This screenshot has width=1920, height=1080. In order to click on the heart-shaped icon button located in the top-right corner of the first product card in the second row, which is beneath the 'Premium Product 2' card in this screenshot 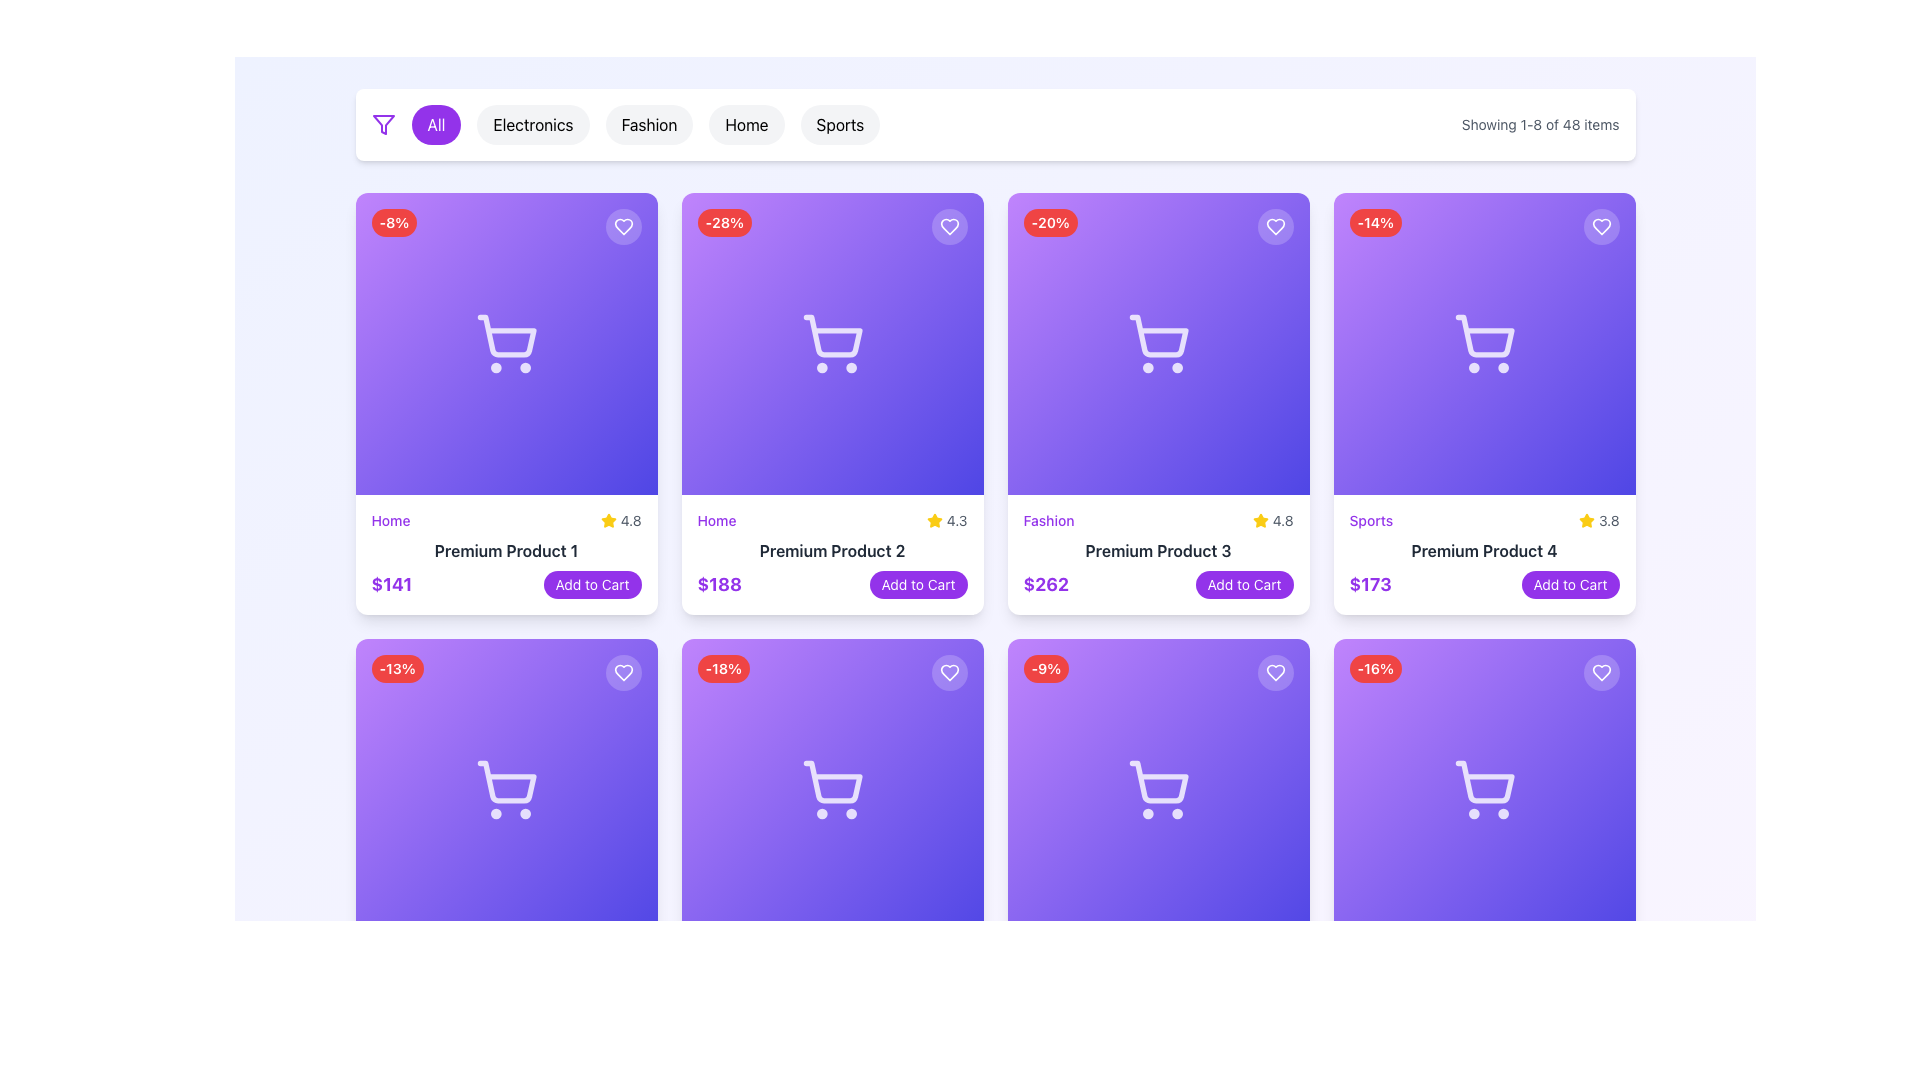, I will do `click(622, 672)`.